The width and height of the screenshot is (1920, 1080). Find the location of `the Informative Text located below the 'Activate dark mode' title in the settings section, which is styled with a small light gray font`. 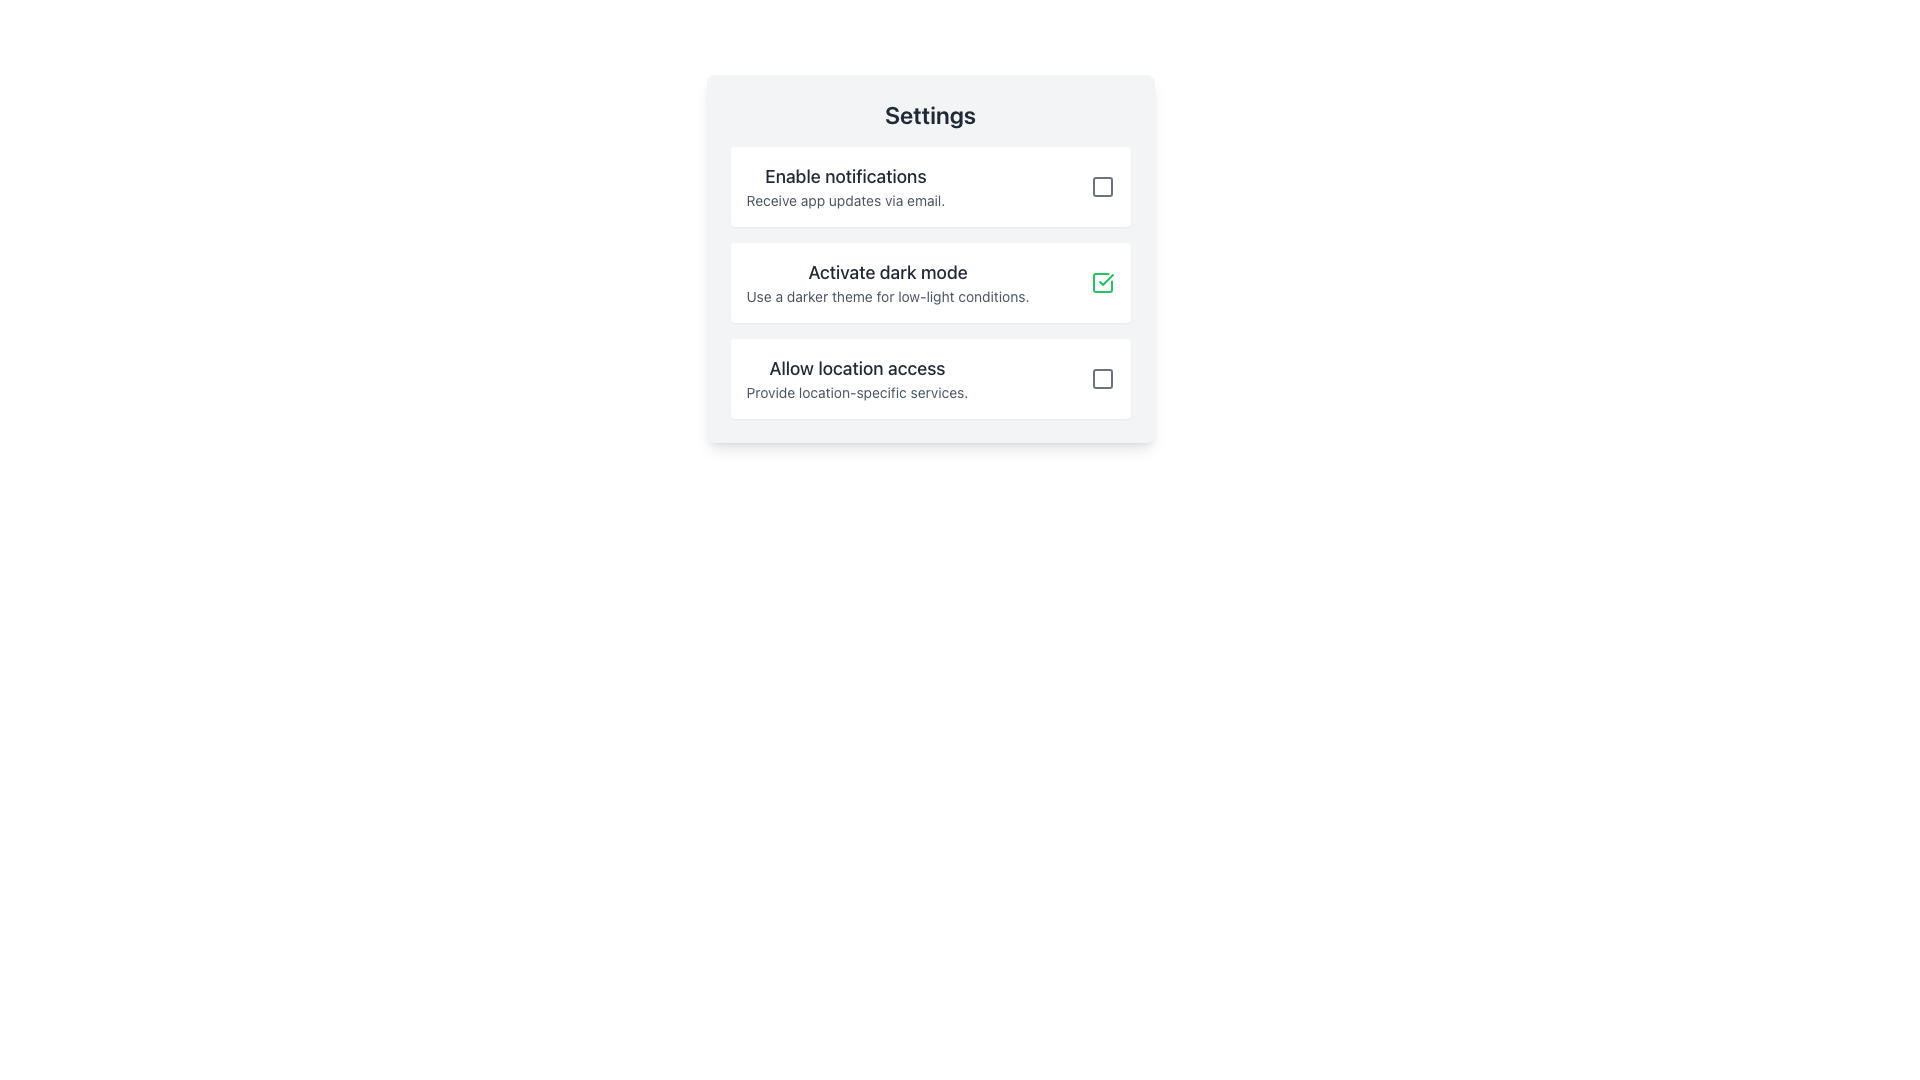

the Informative Text located below the 'Activate dark mode' title in the settings section, which is styled with a small light gray font is located at coordinates (887, 297).